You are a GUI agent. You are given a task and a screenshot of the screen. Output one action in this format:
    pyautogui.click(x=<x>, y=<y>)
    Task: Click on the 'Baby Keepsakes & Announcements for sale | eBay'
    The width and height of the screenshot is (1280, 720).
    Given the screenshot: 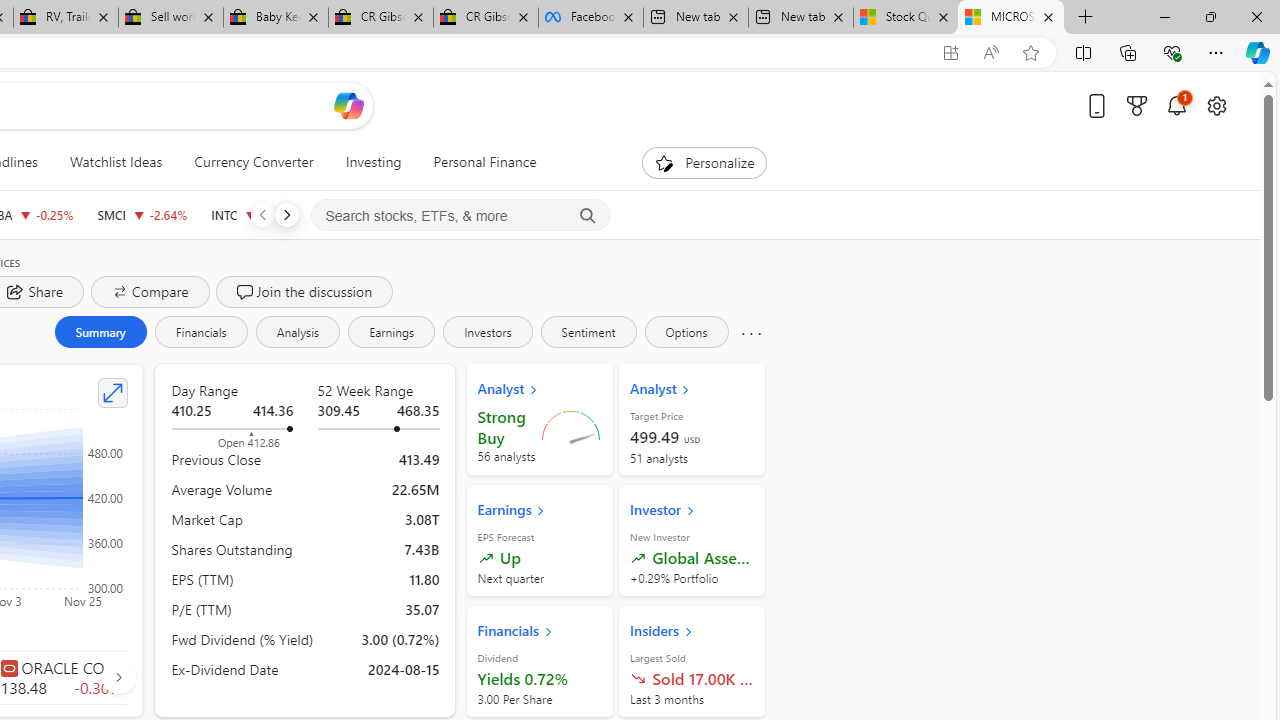 What is the action you would take?
    pyautogui.click(x=274, y=17)
    